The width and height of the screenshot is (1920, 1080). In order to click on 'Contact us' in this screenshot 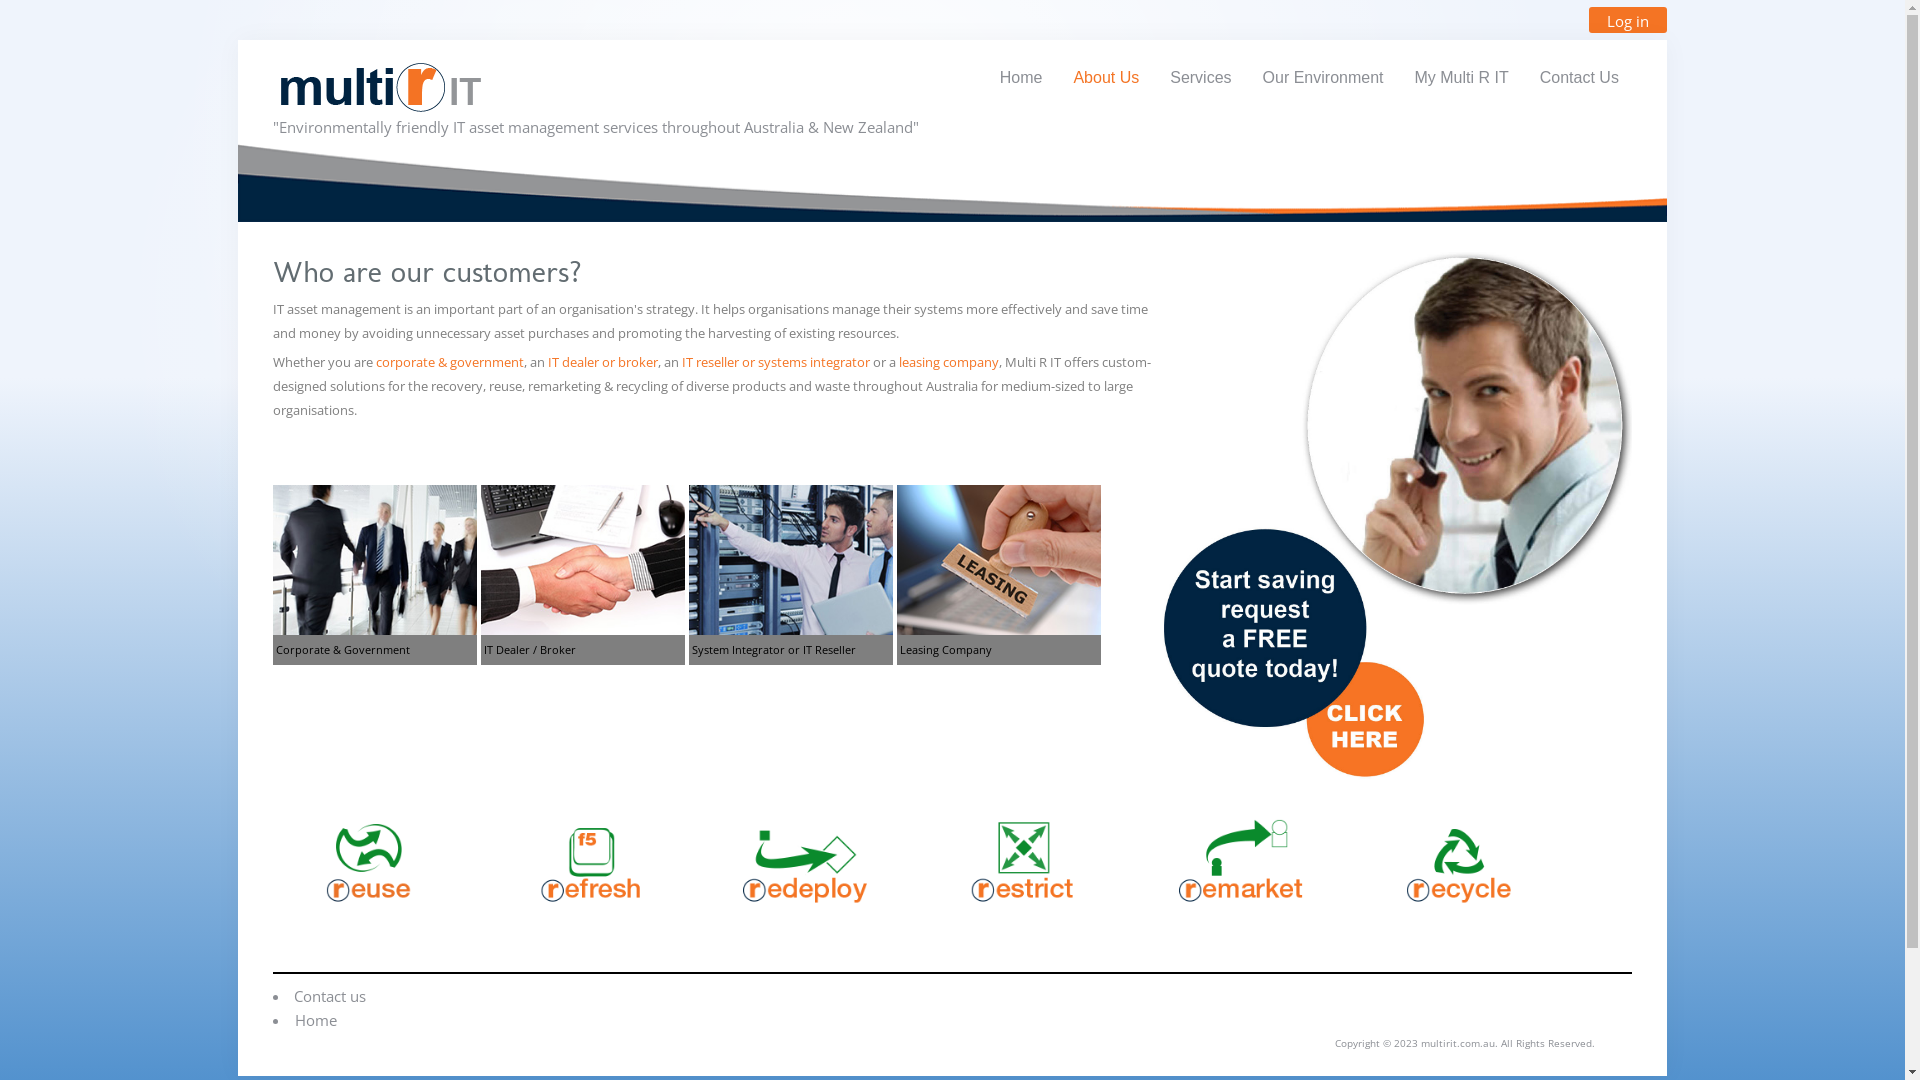, I will do `click(330, 995)`.